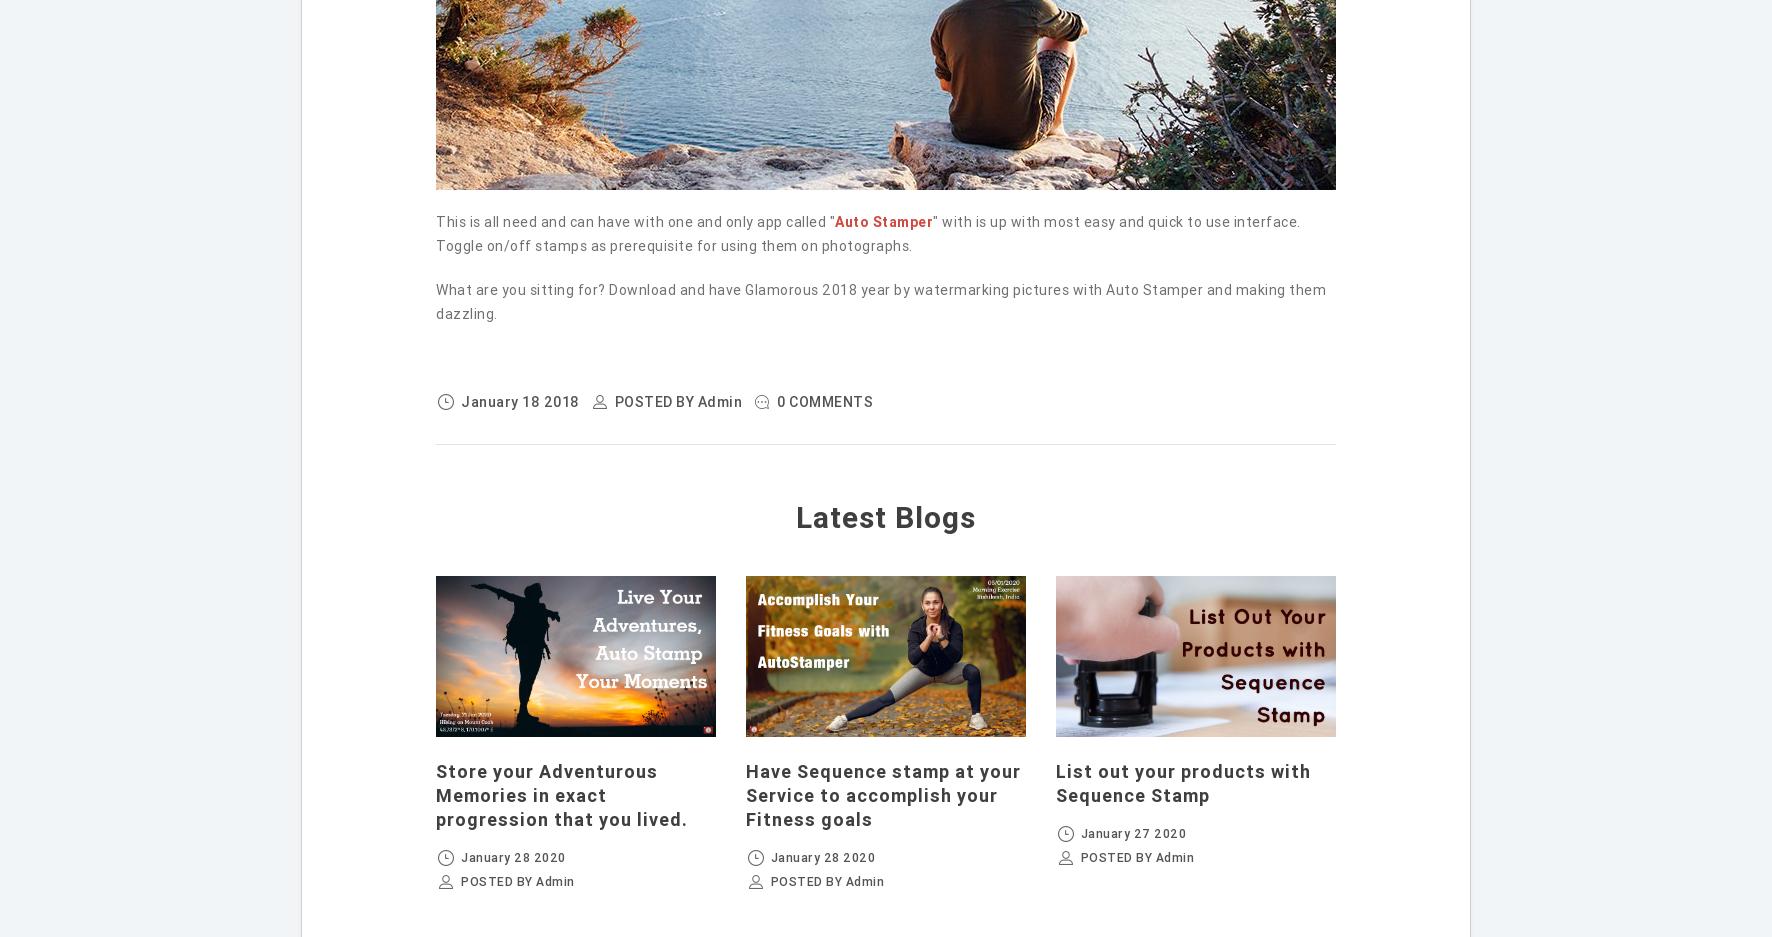  I want to click on 'Auto Stamper', so click(884, 220).